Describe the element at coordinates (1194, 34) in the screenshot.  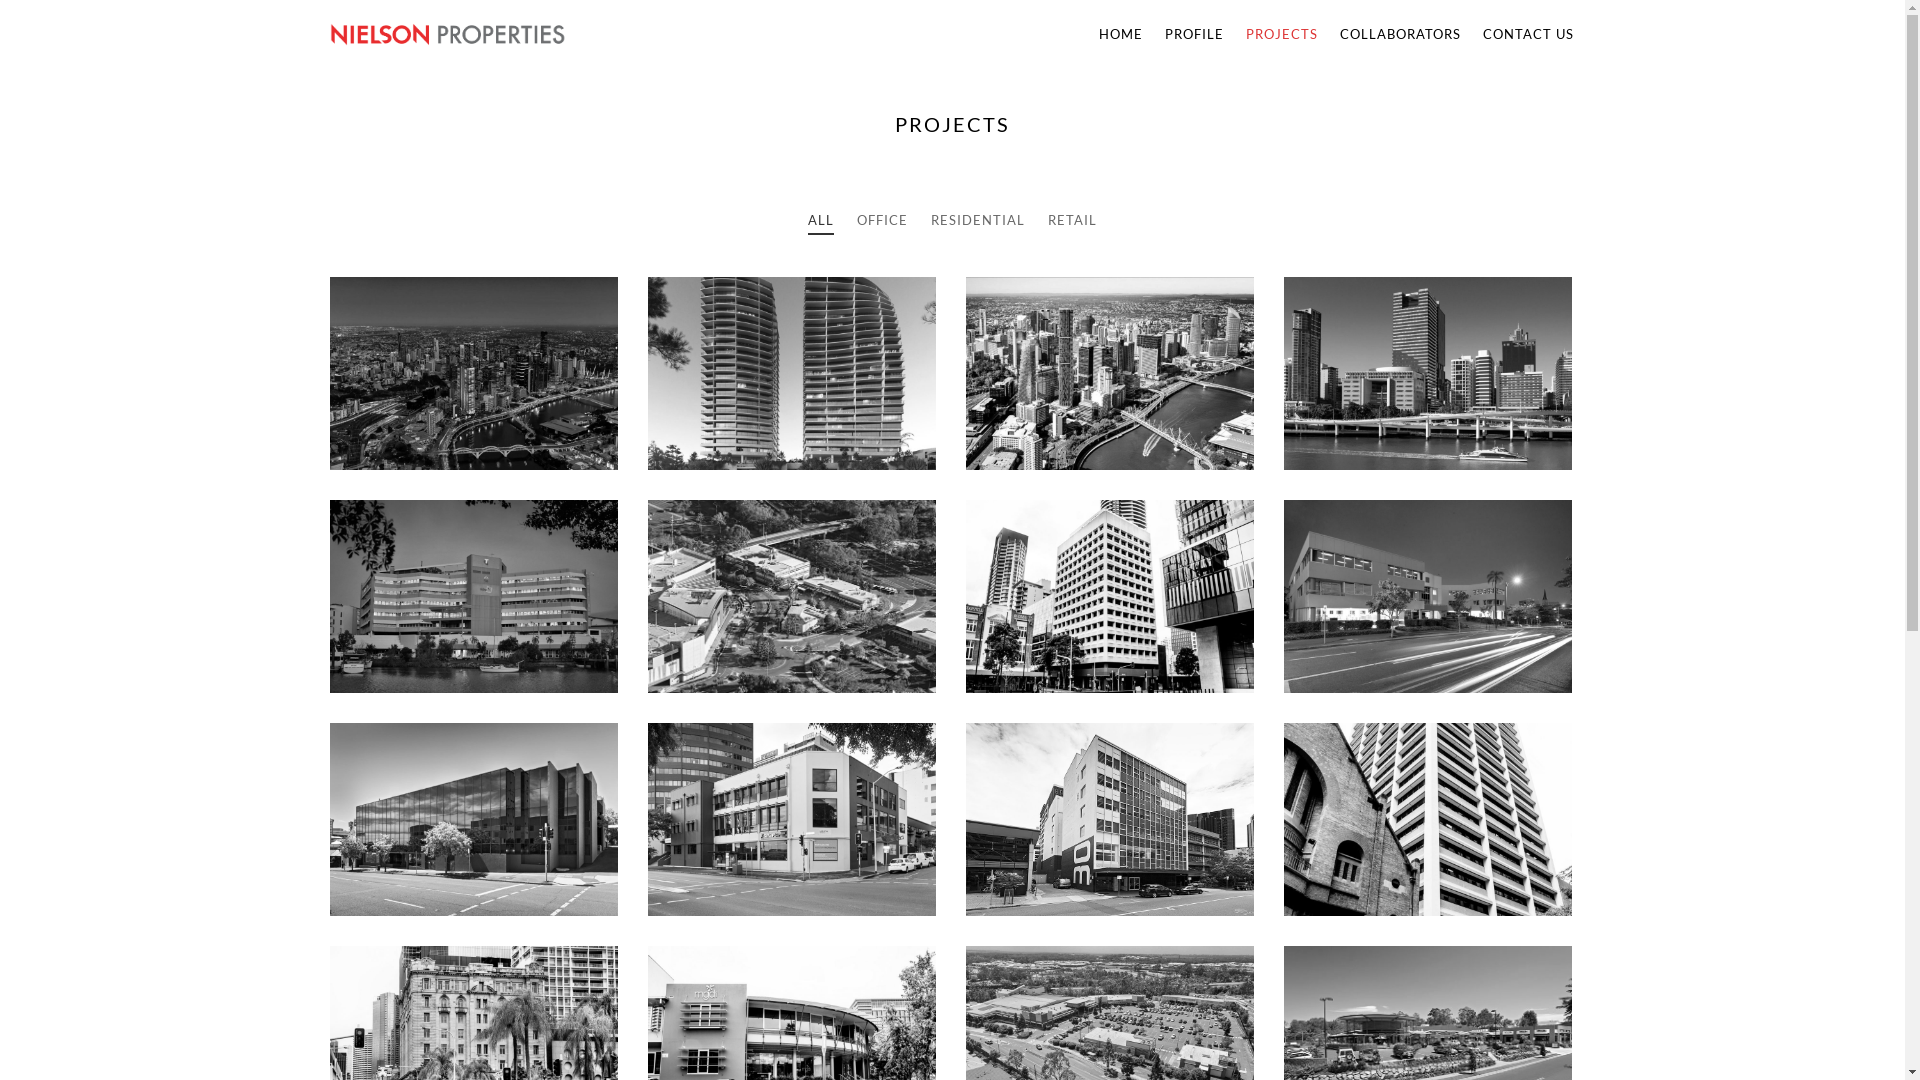
I see `'PROFILE'` at that location.